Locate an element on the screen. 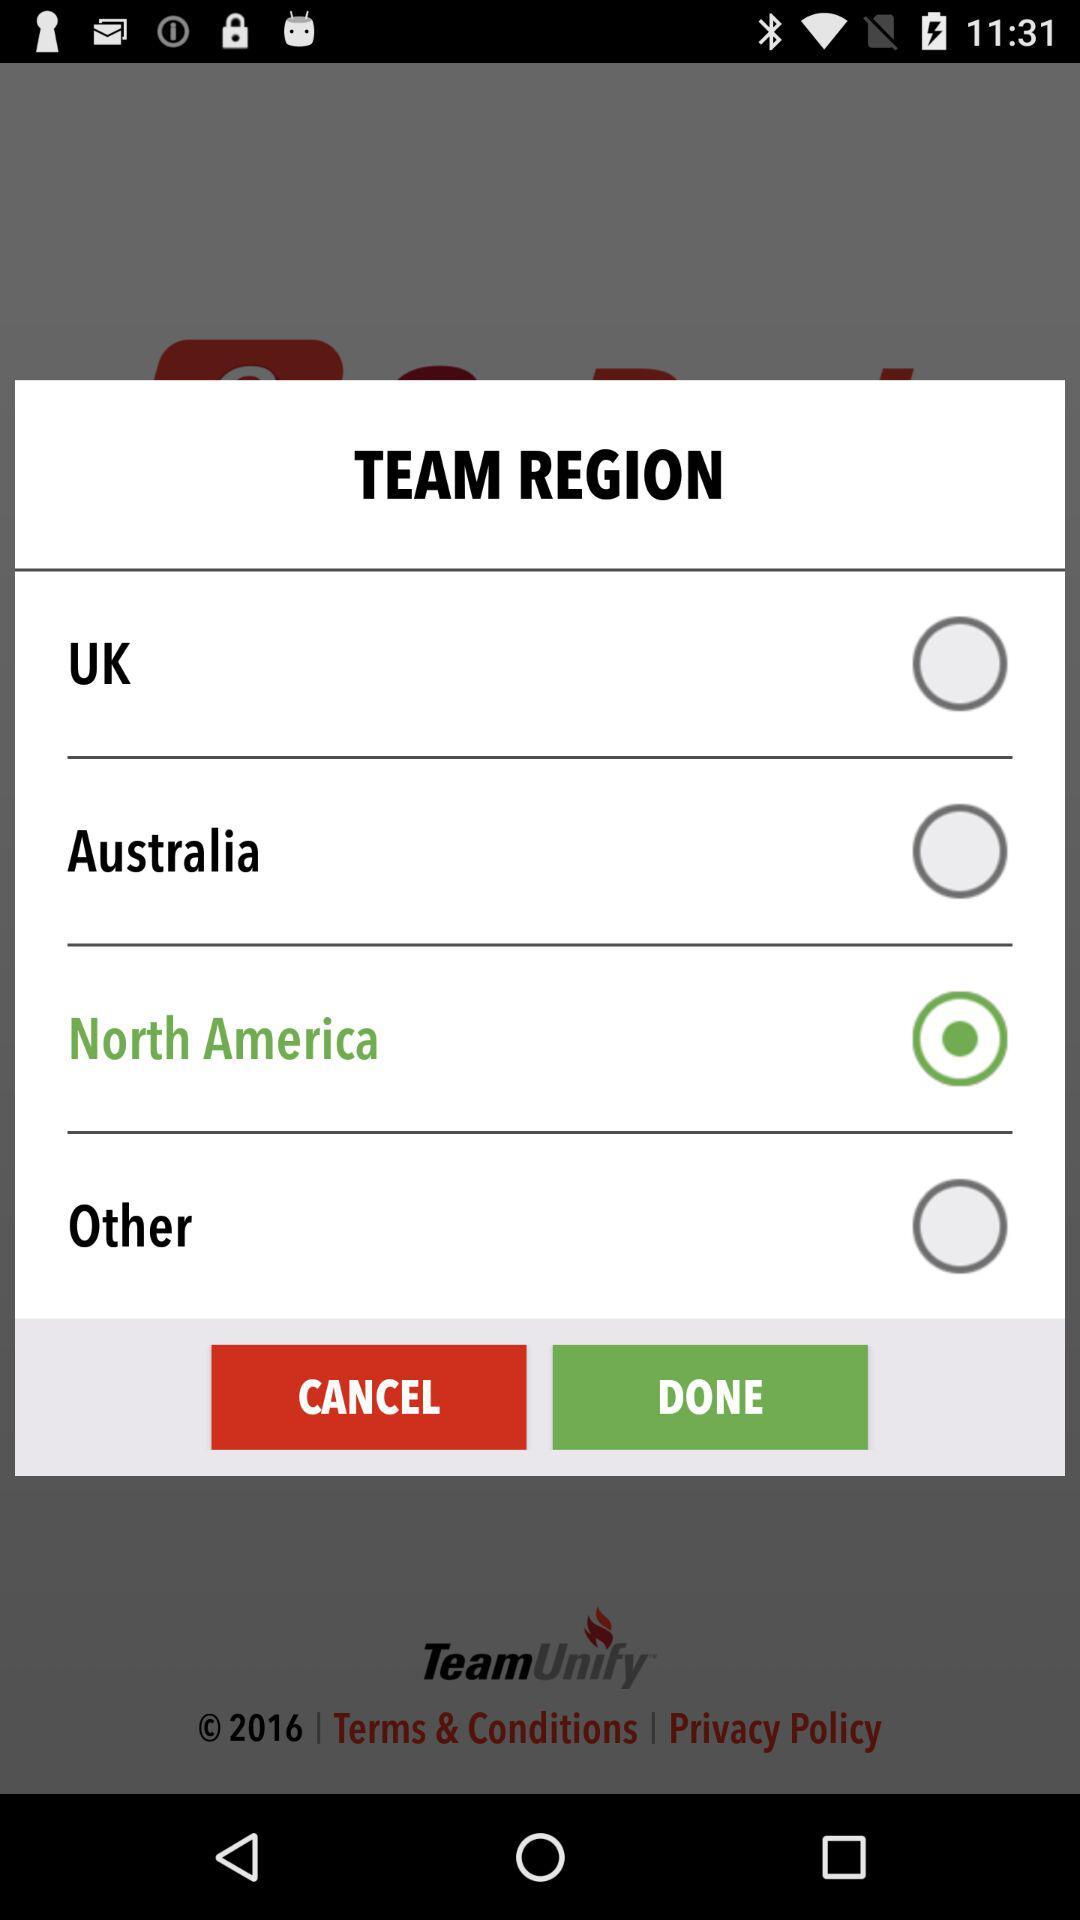  the done icon is located at coordinates (709, 1396).